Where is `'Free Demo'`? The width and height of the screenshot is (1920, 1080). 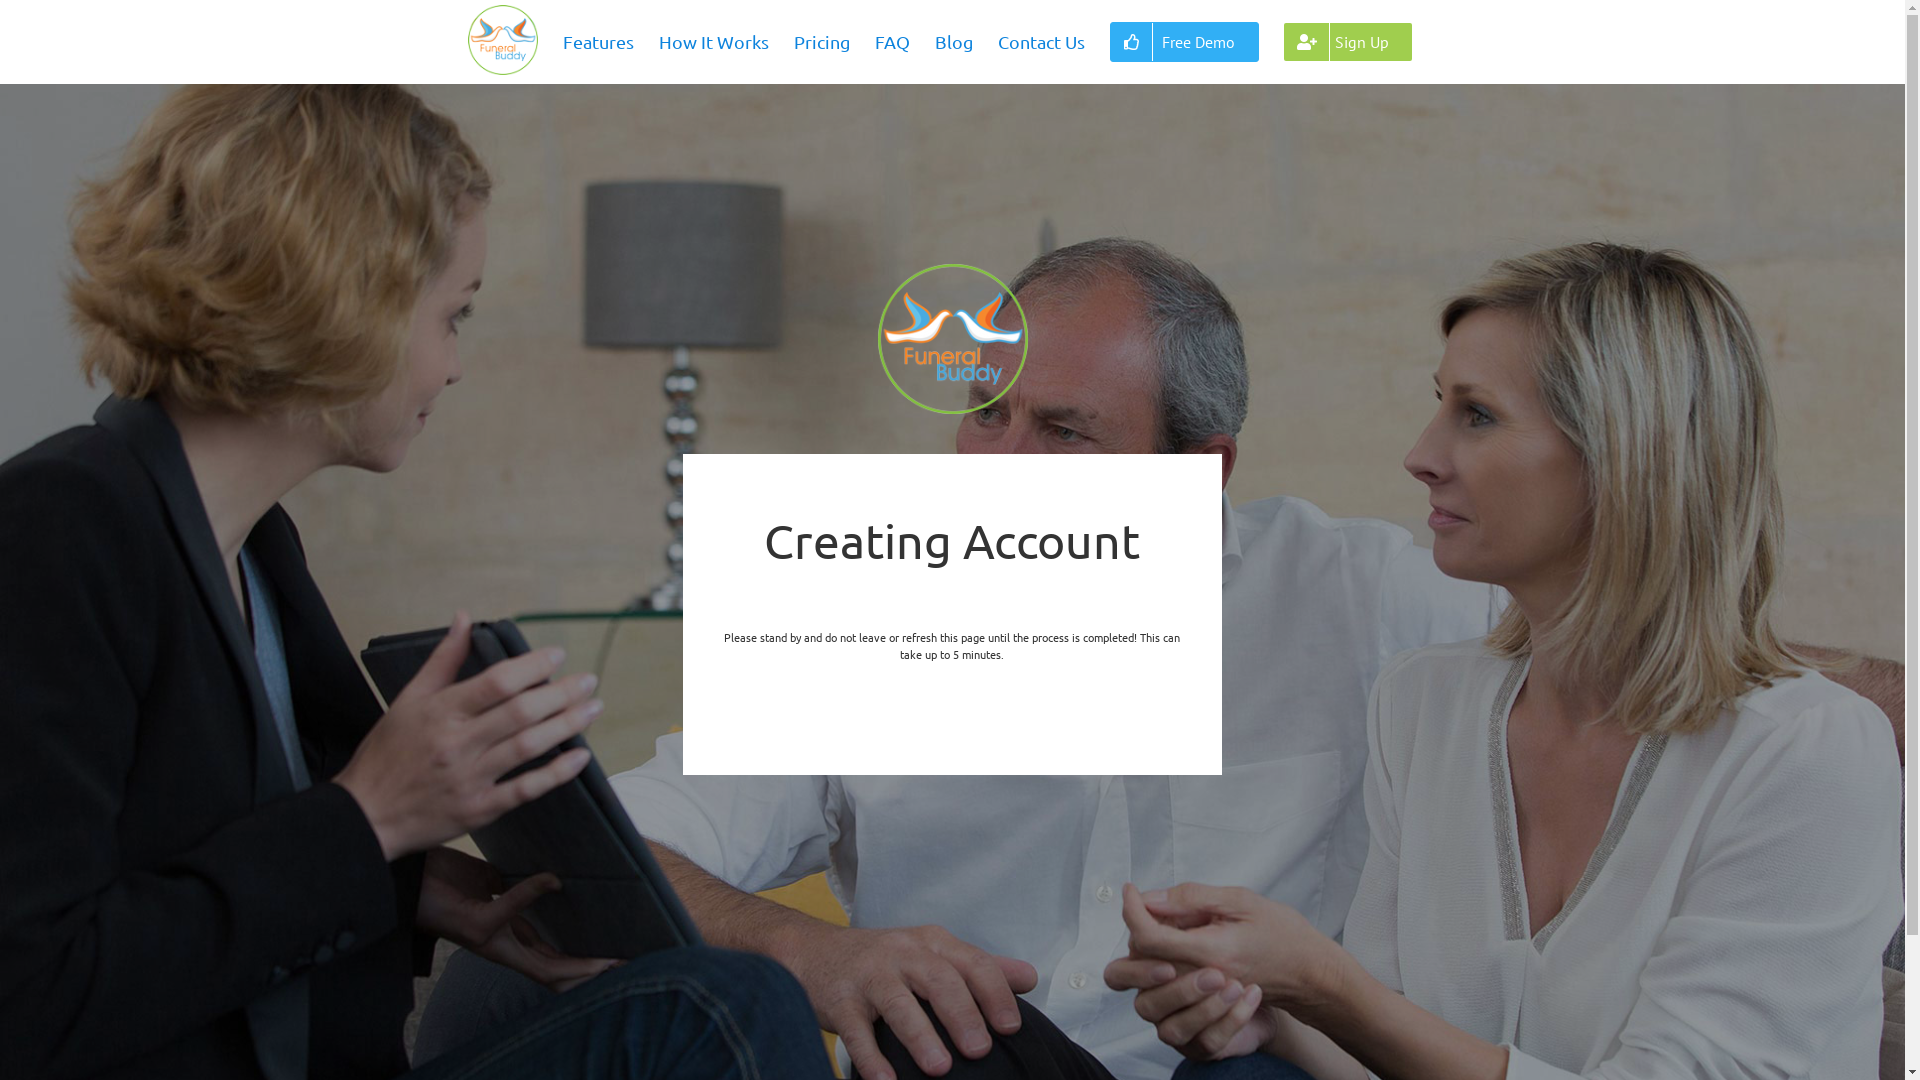 'Free Demo' is located at coordinates (1184, 42).